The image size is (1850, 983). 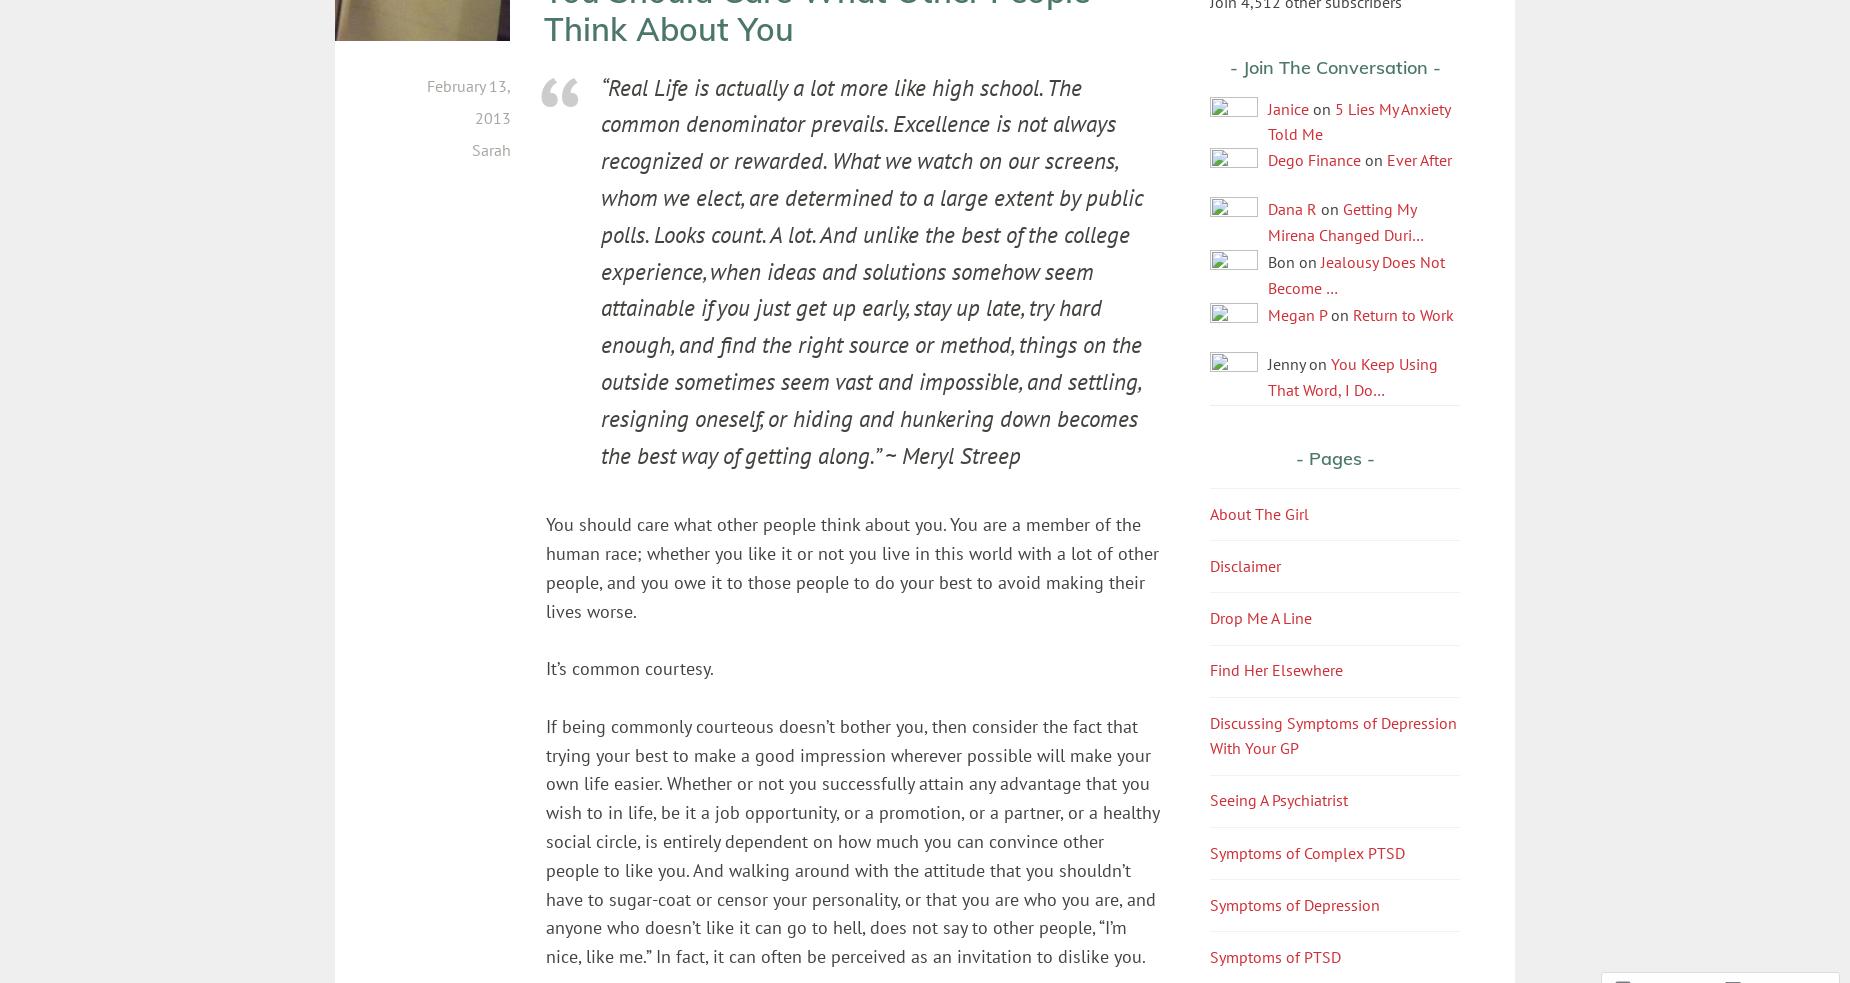 What do you see at coordinates (1403, 314) in the screenshot?
I see `'Return to Work'` at bounding box center [1403, 314].